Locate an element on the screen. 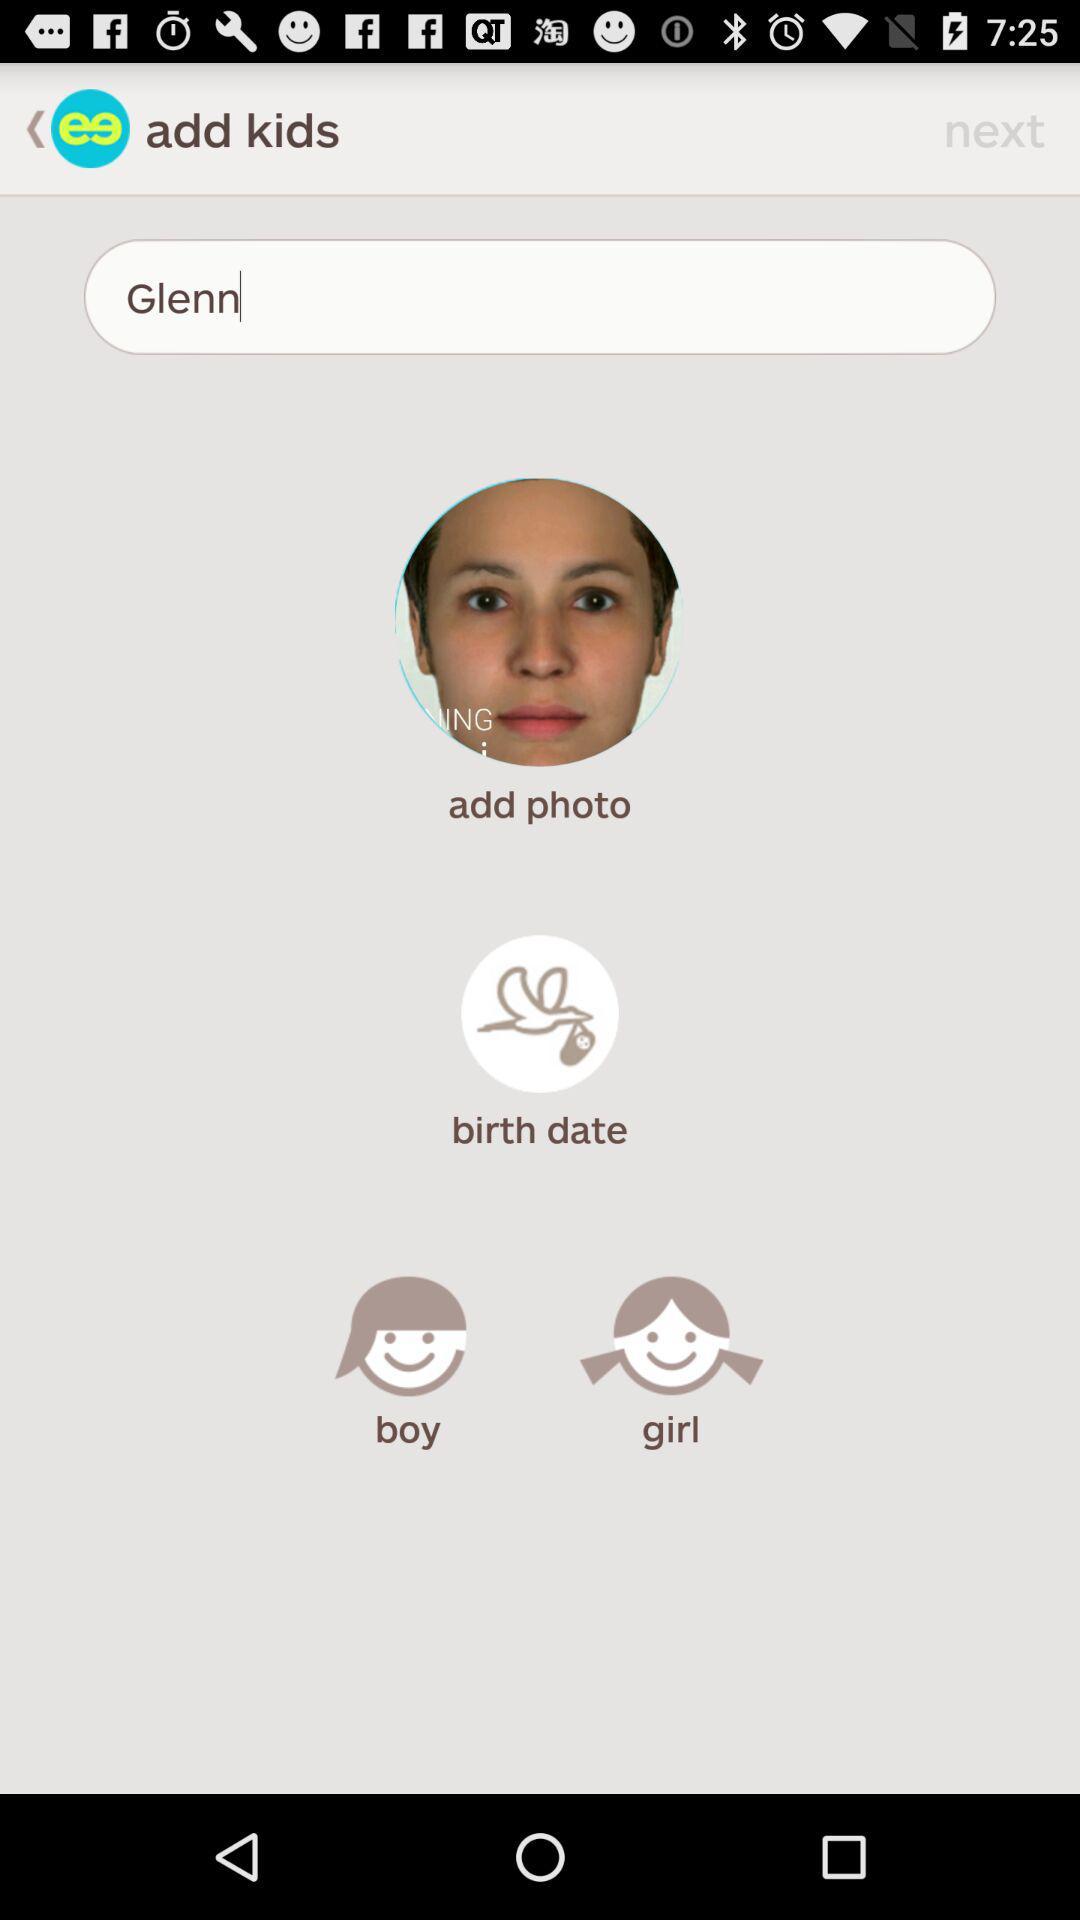  profile picture is located at coordinates (538, 621).